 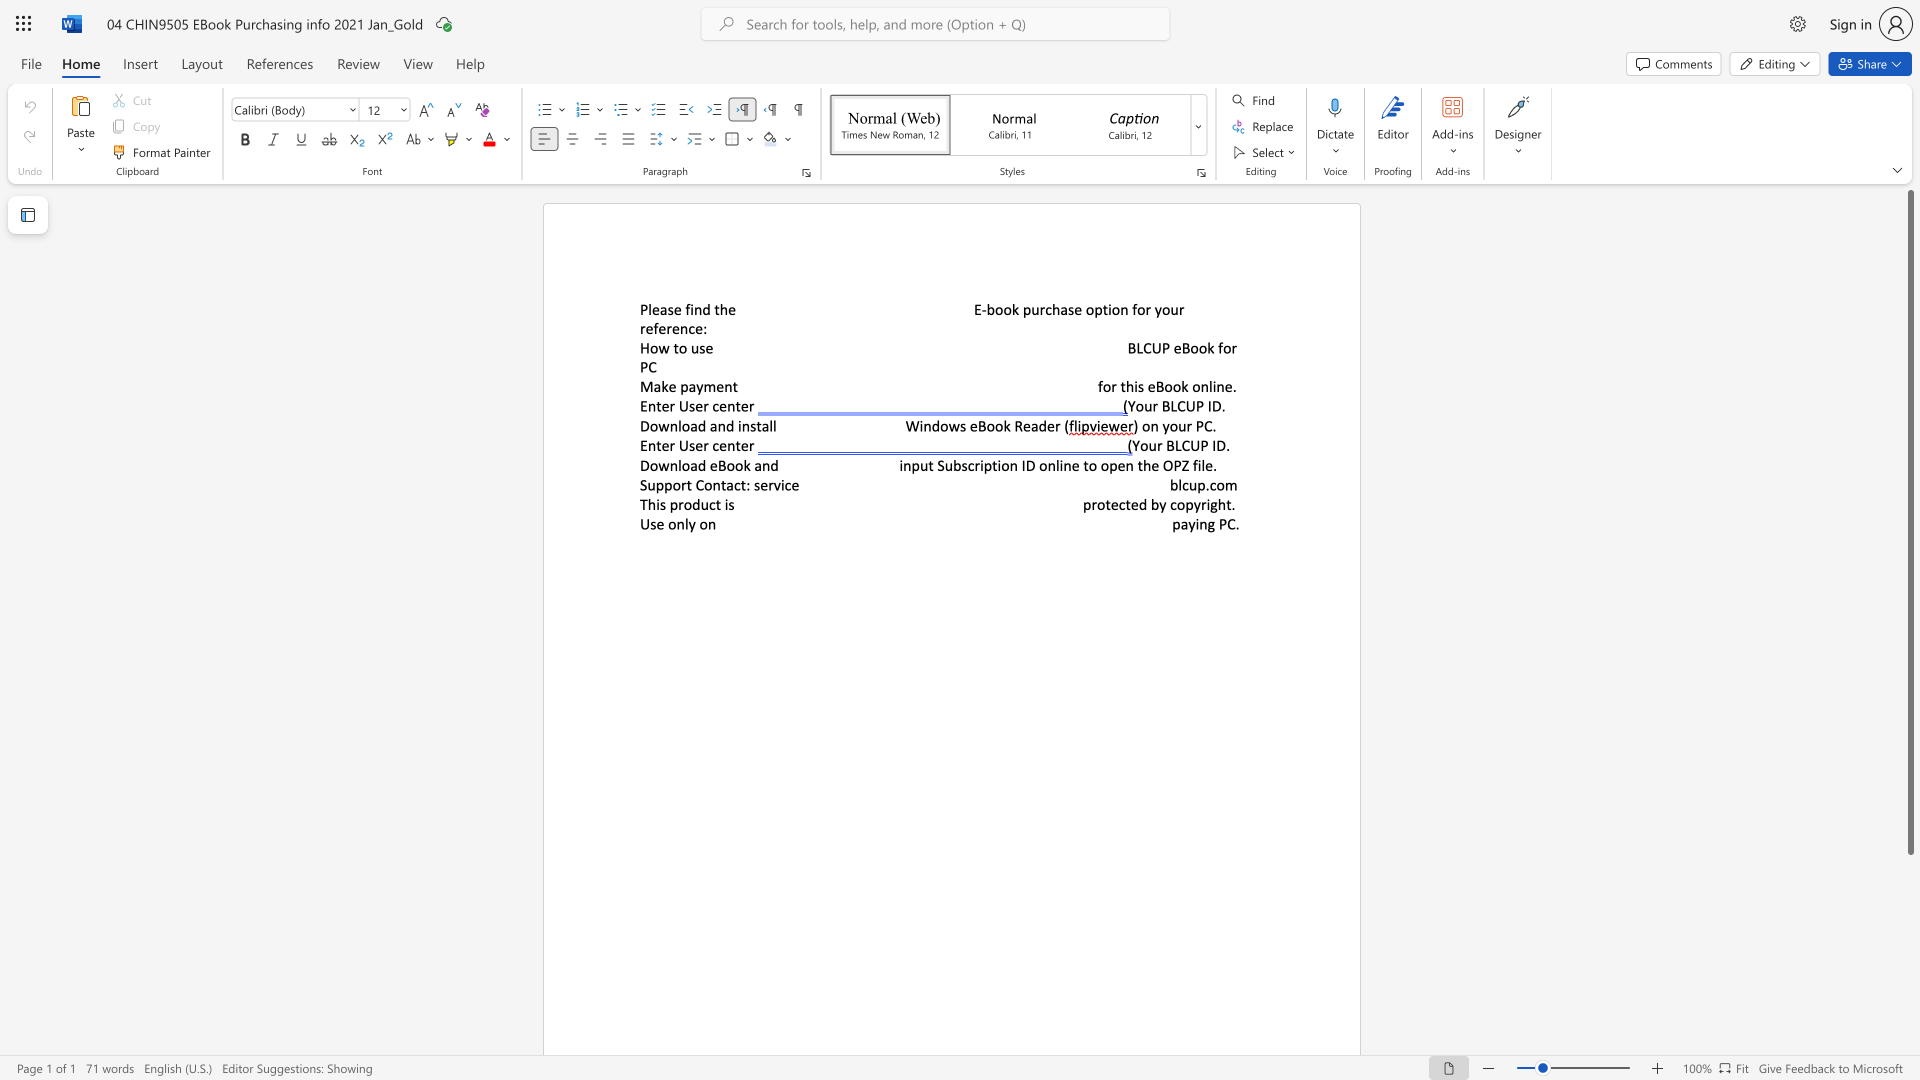 What do you see at coordinates (646, 386) in the screenshot?
I see `the 1th character "M" in the text` at bounding box center [646, 386].